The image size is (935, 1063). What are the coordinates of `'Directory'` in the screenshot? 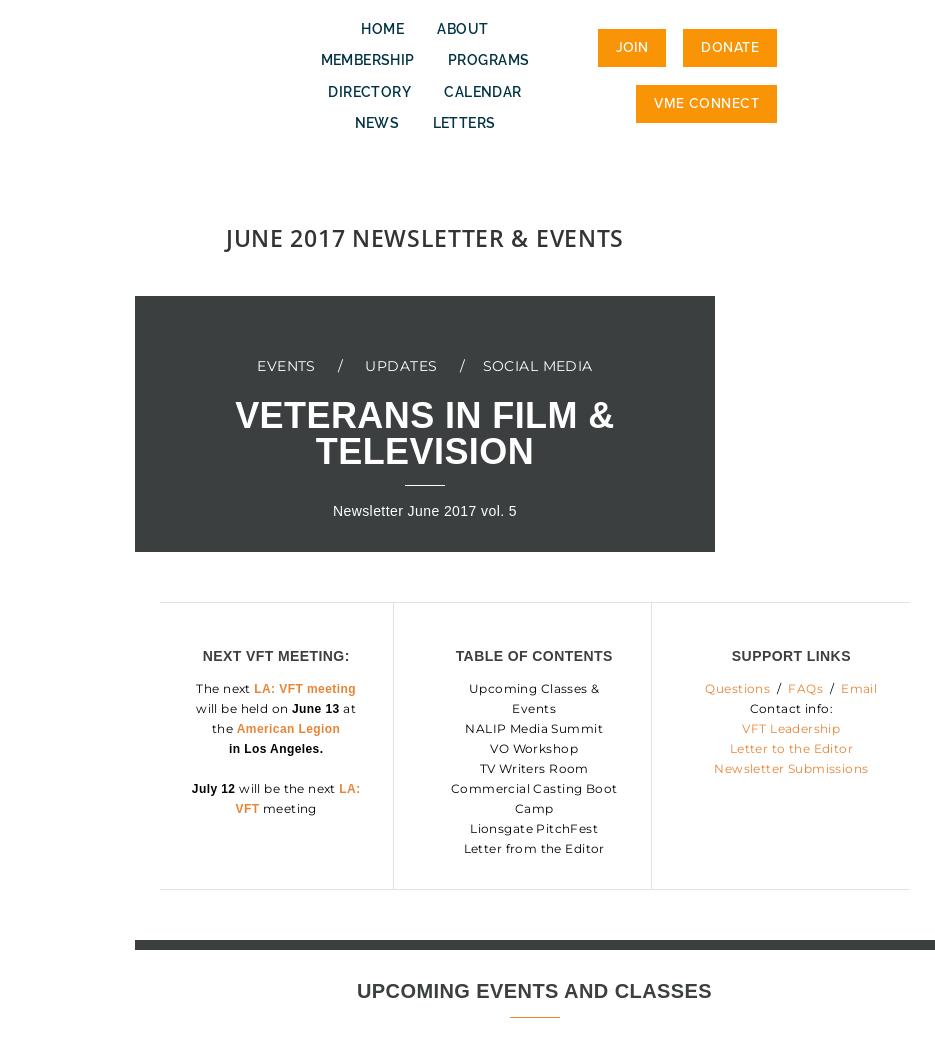 It's located at (368, 90).